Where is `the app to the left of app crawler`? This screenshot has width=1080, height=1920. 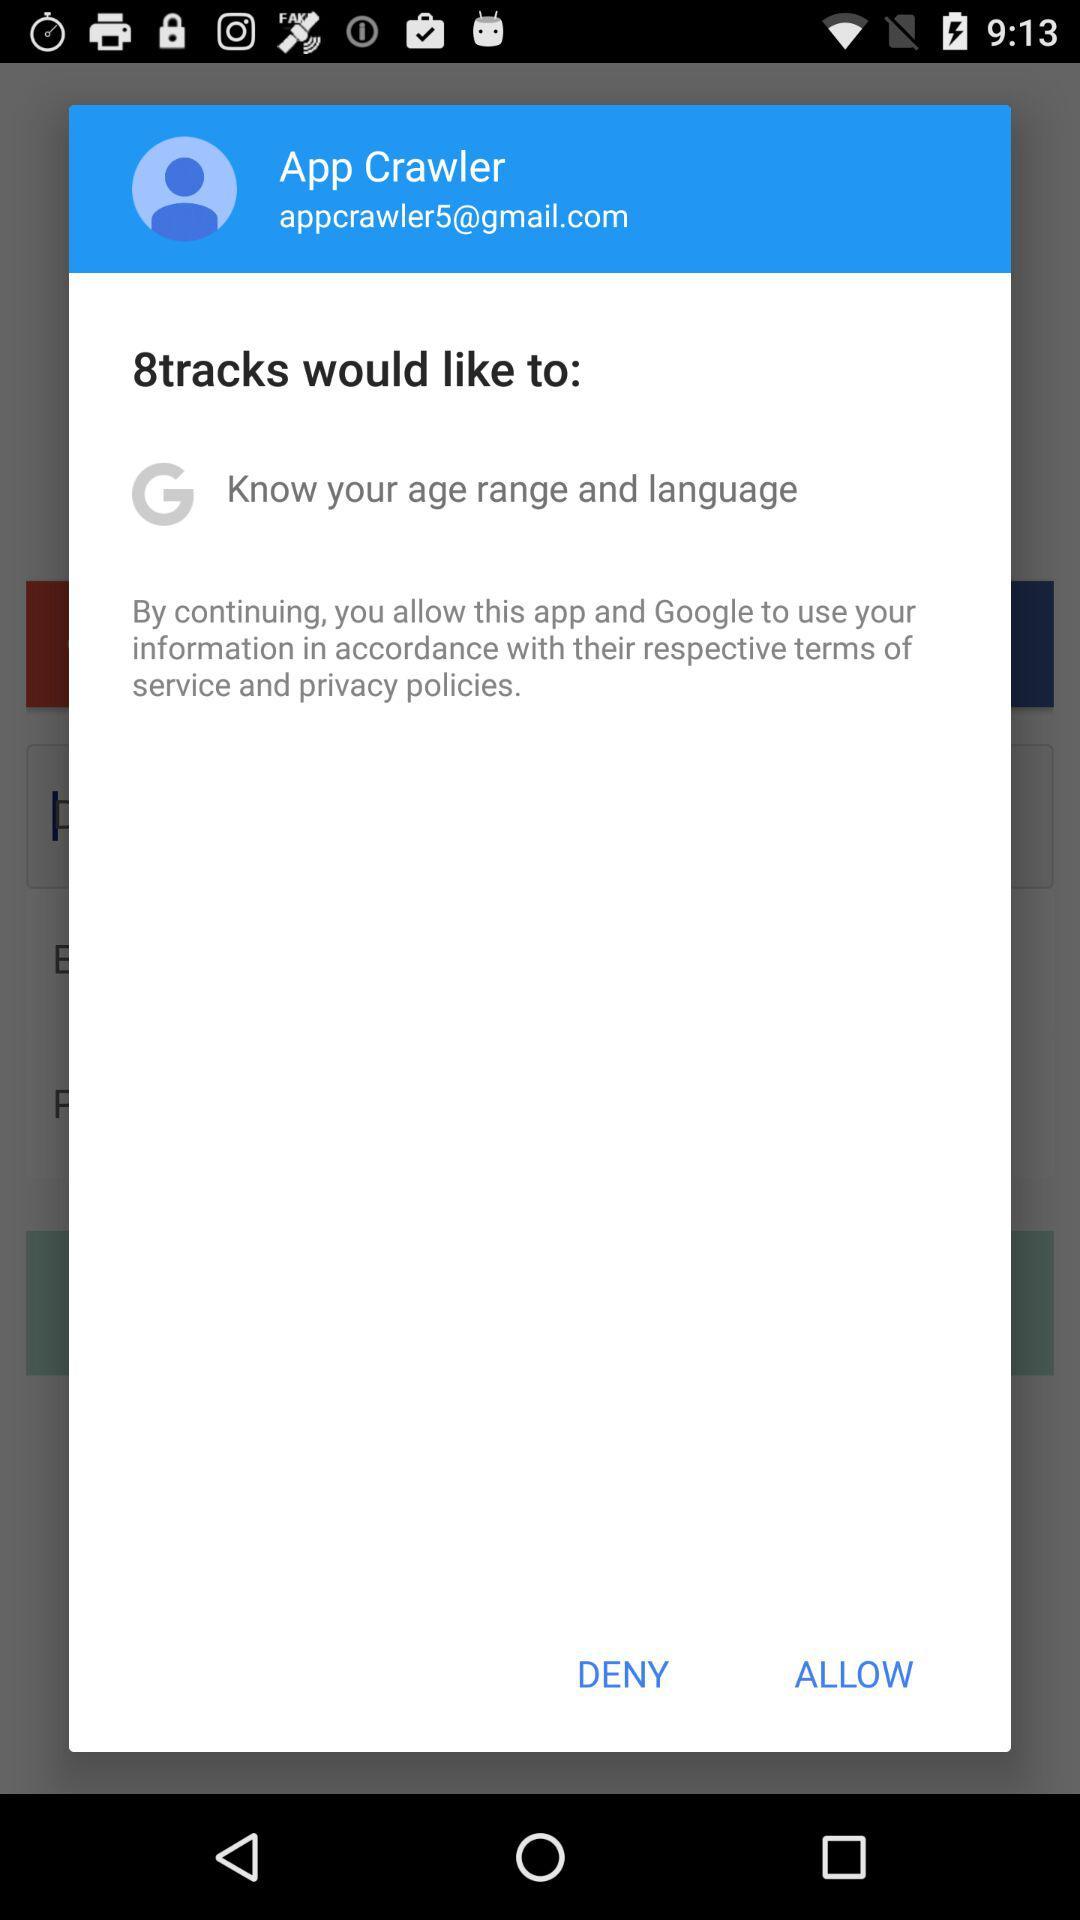 the app to the left of app crawler is located at coordinates (184, 188).